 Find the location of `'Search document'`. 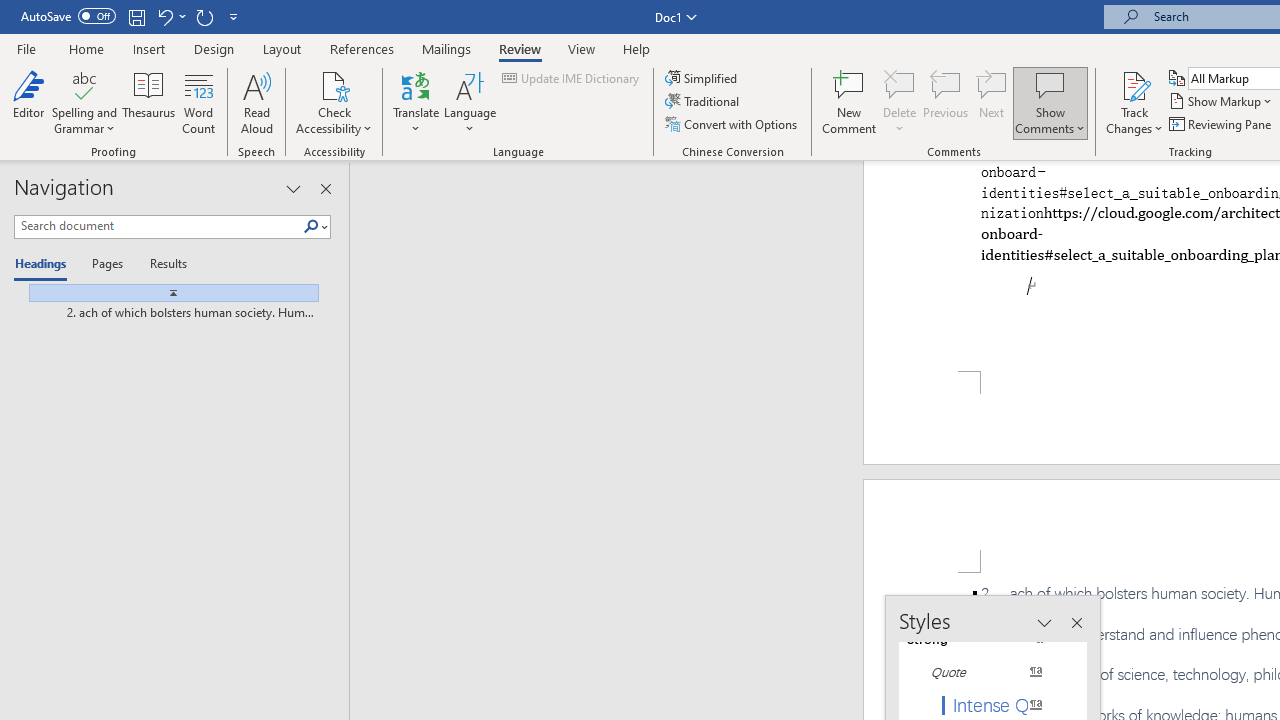

'Search document' is located at coordinates (157, 225).